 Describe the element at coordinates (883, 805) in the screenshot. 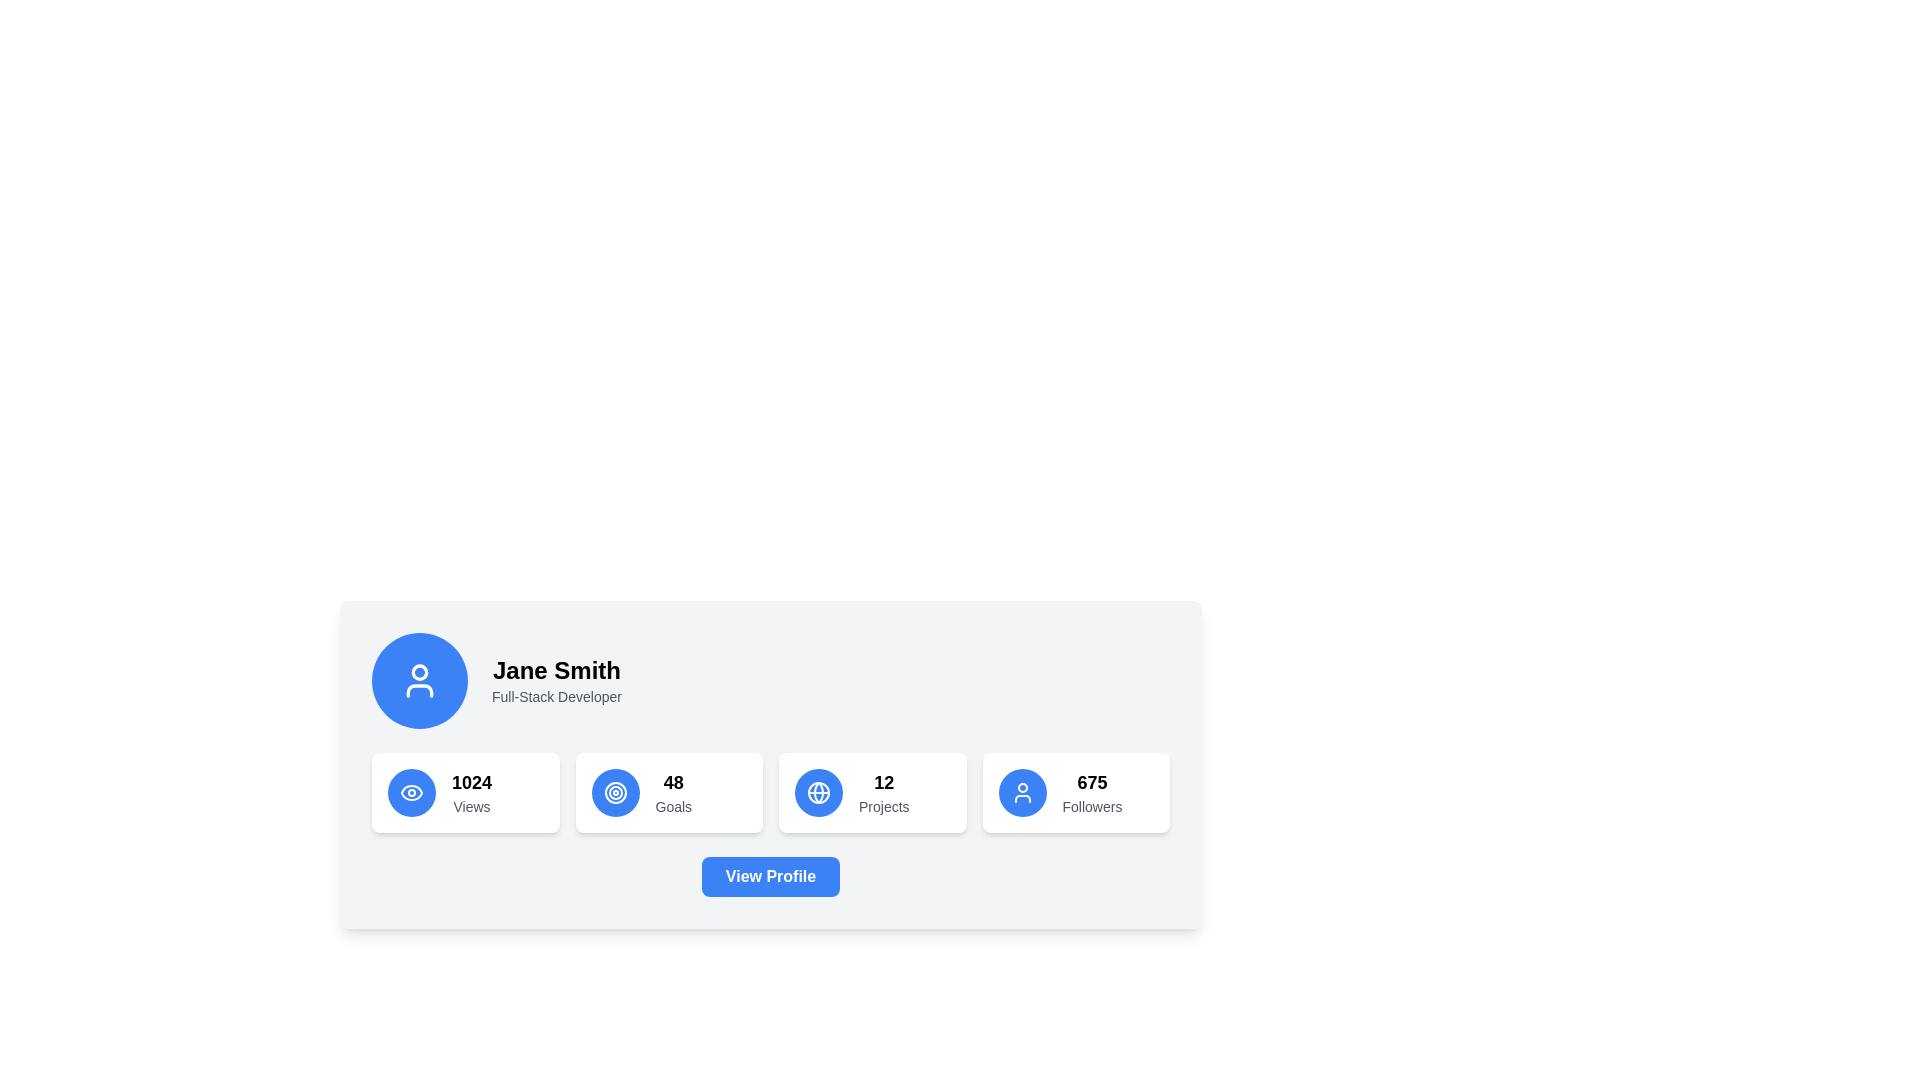

I see `the text label indicating the number of 'Projects' associated with the profile, positioned below the number '12' in the statistics section` at that location.